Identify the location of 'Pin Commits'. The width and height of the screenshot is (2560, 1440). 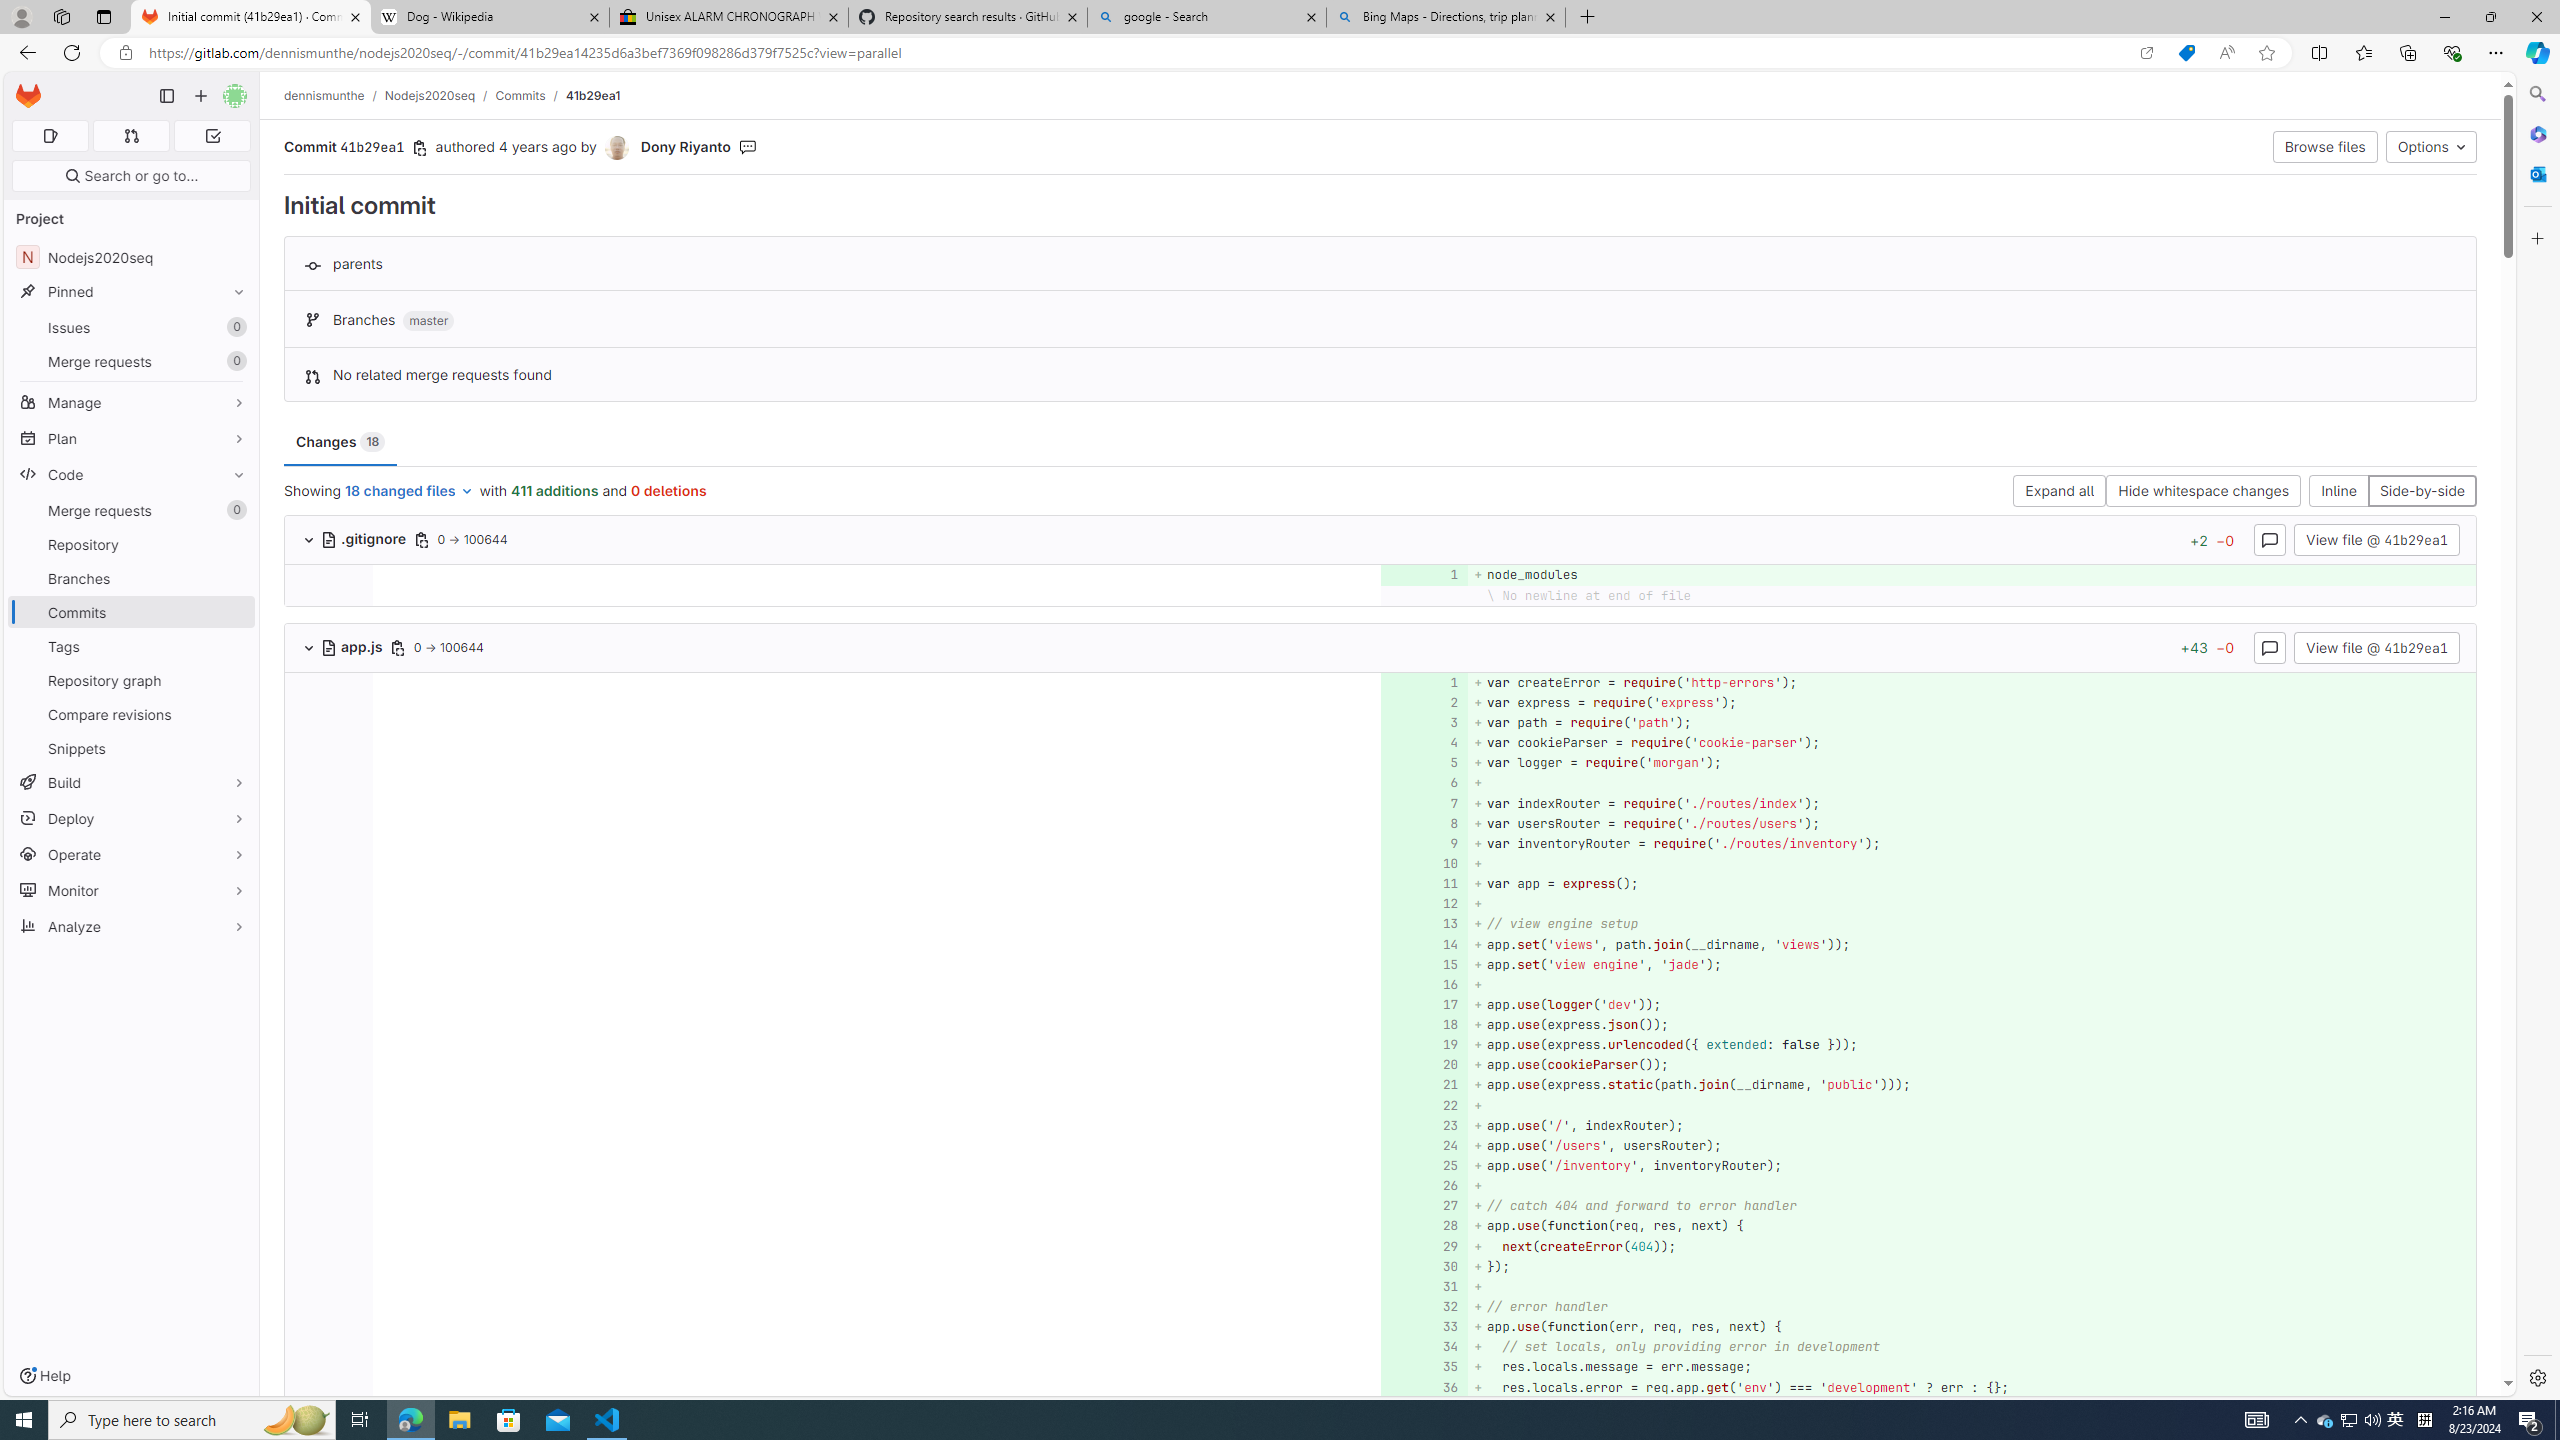
(233, 612).